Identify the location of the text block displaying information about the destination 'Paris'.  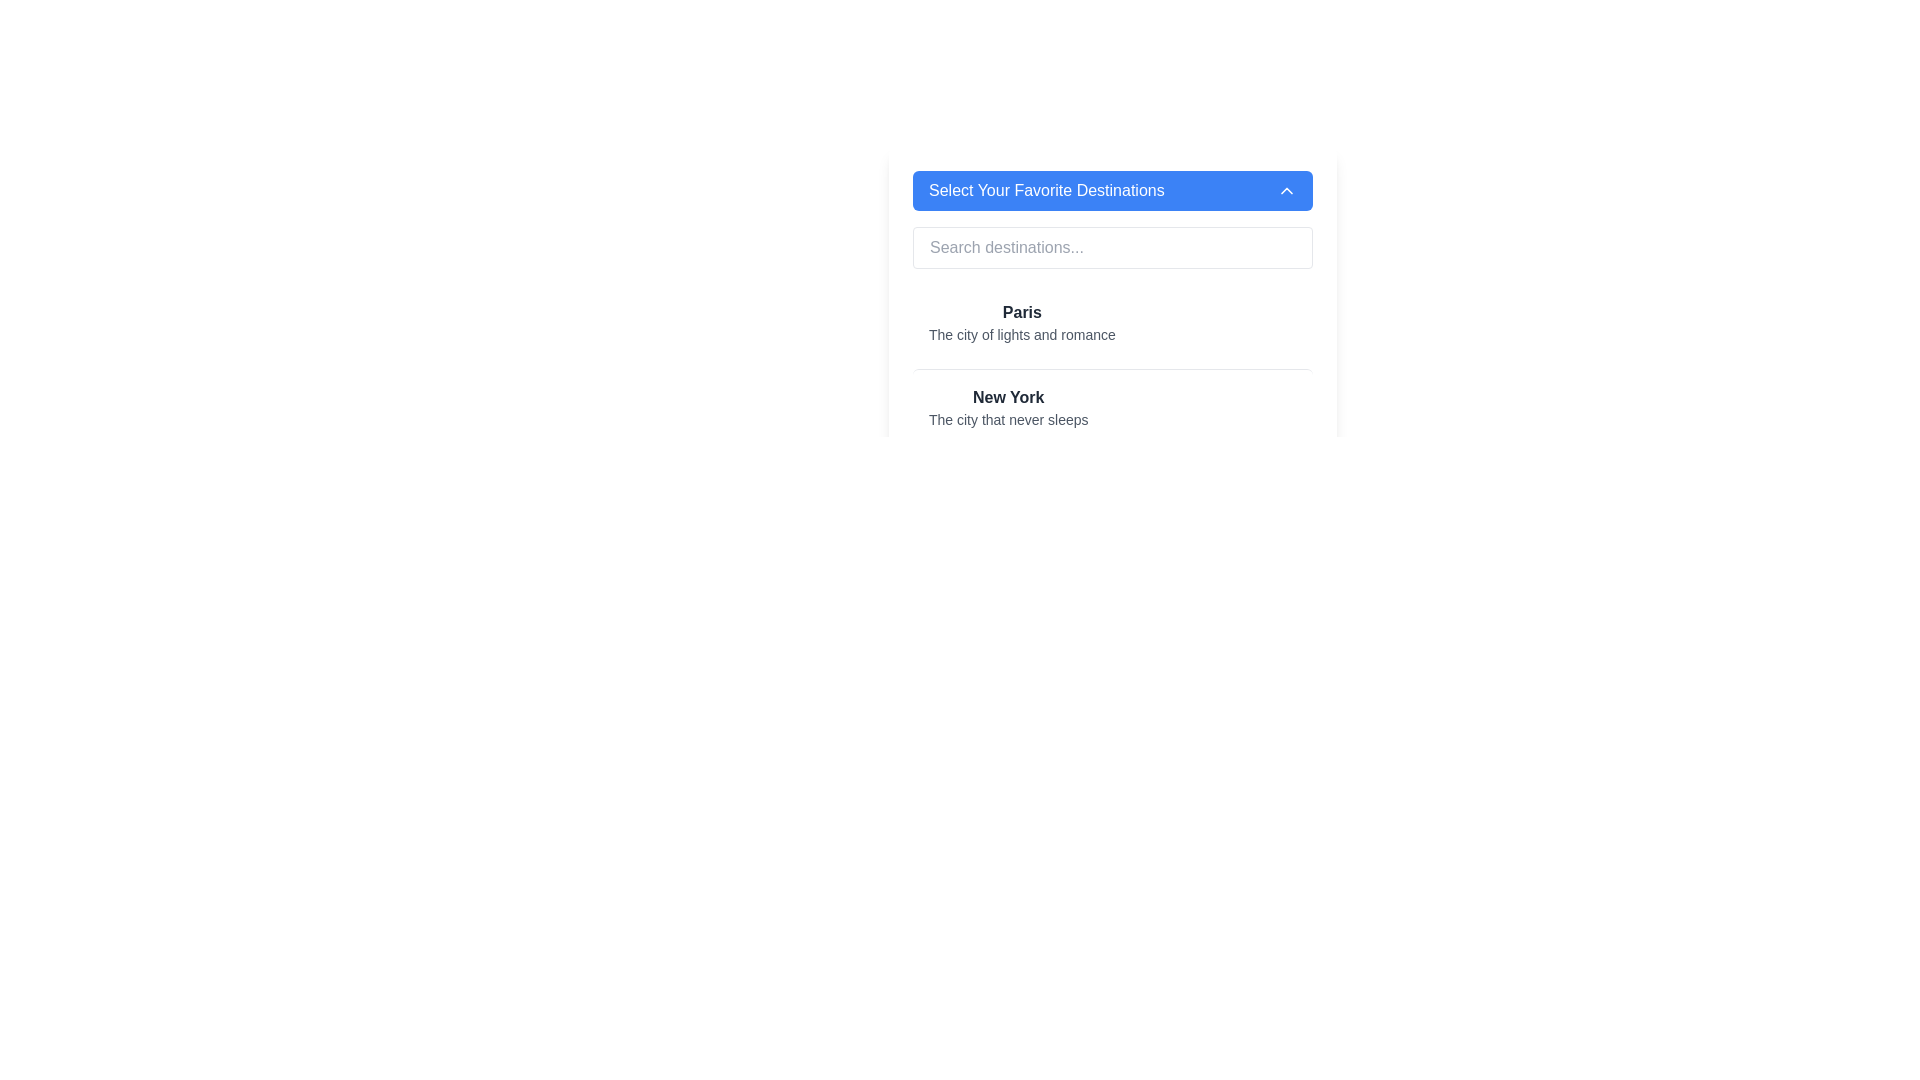
(1022, 322).